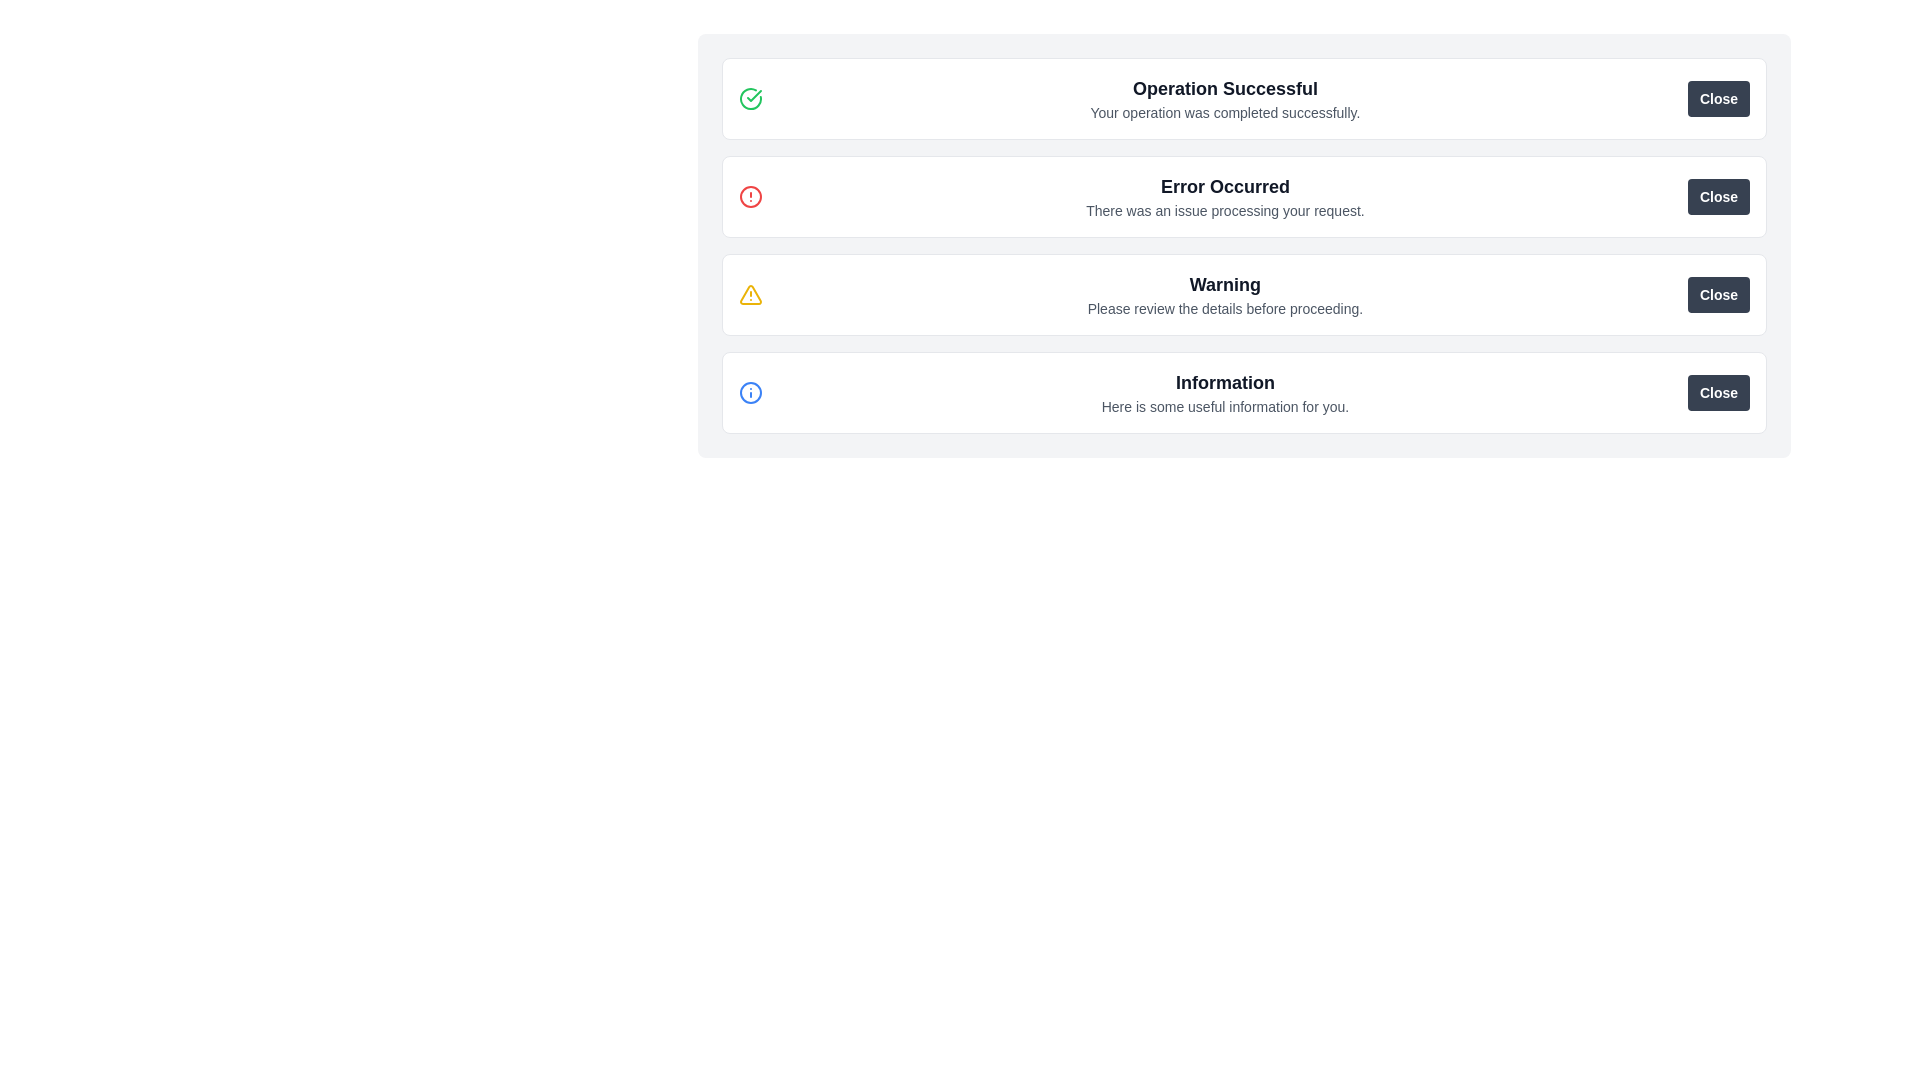  I want to click on the Text label that provides a confirmation message beneath the title 'Operation Successful.', so click(1224, 112).